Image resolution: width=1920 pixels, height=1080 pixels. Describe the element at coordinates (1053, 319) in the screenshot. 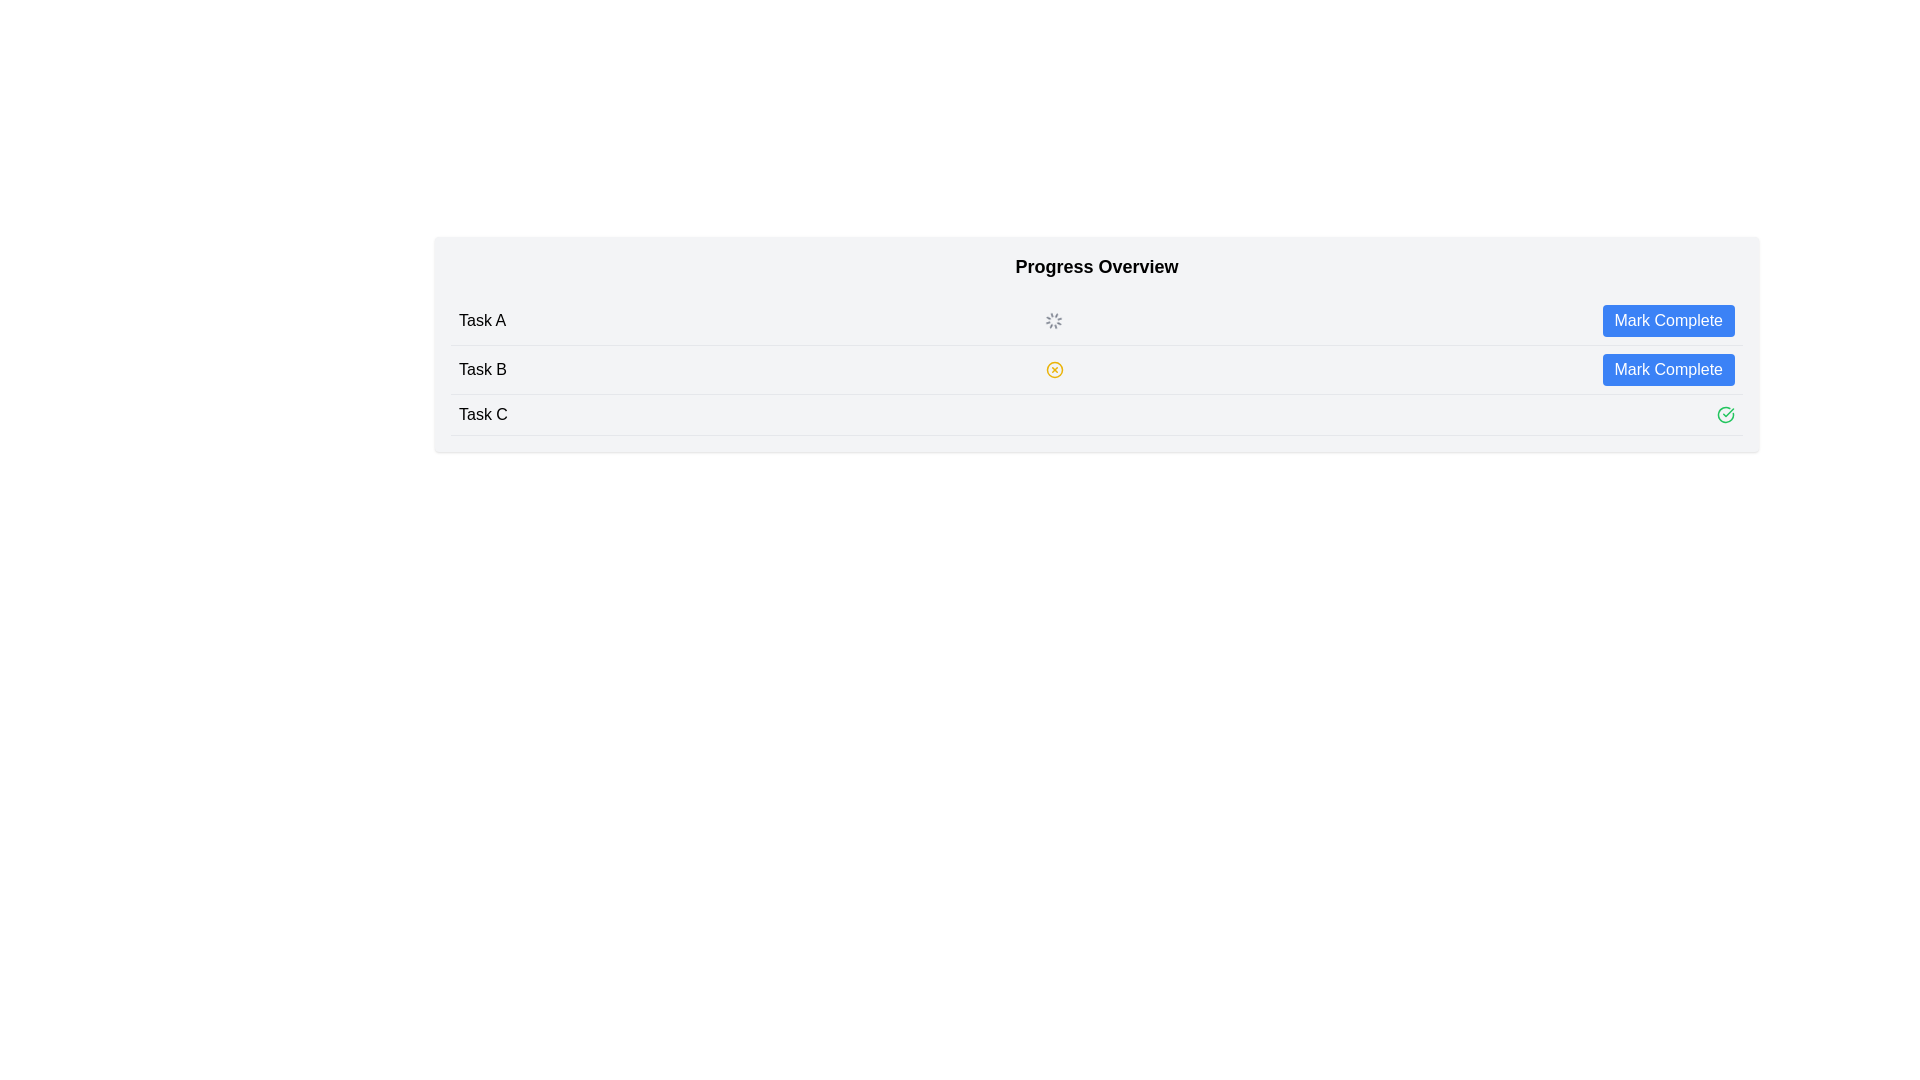

I see `the loading animation of the Icon (Loader) positioned below the 'Progress Overview' heading in the central section of the interface` at that location.